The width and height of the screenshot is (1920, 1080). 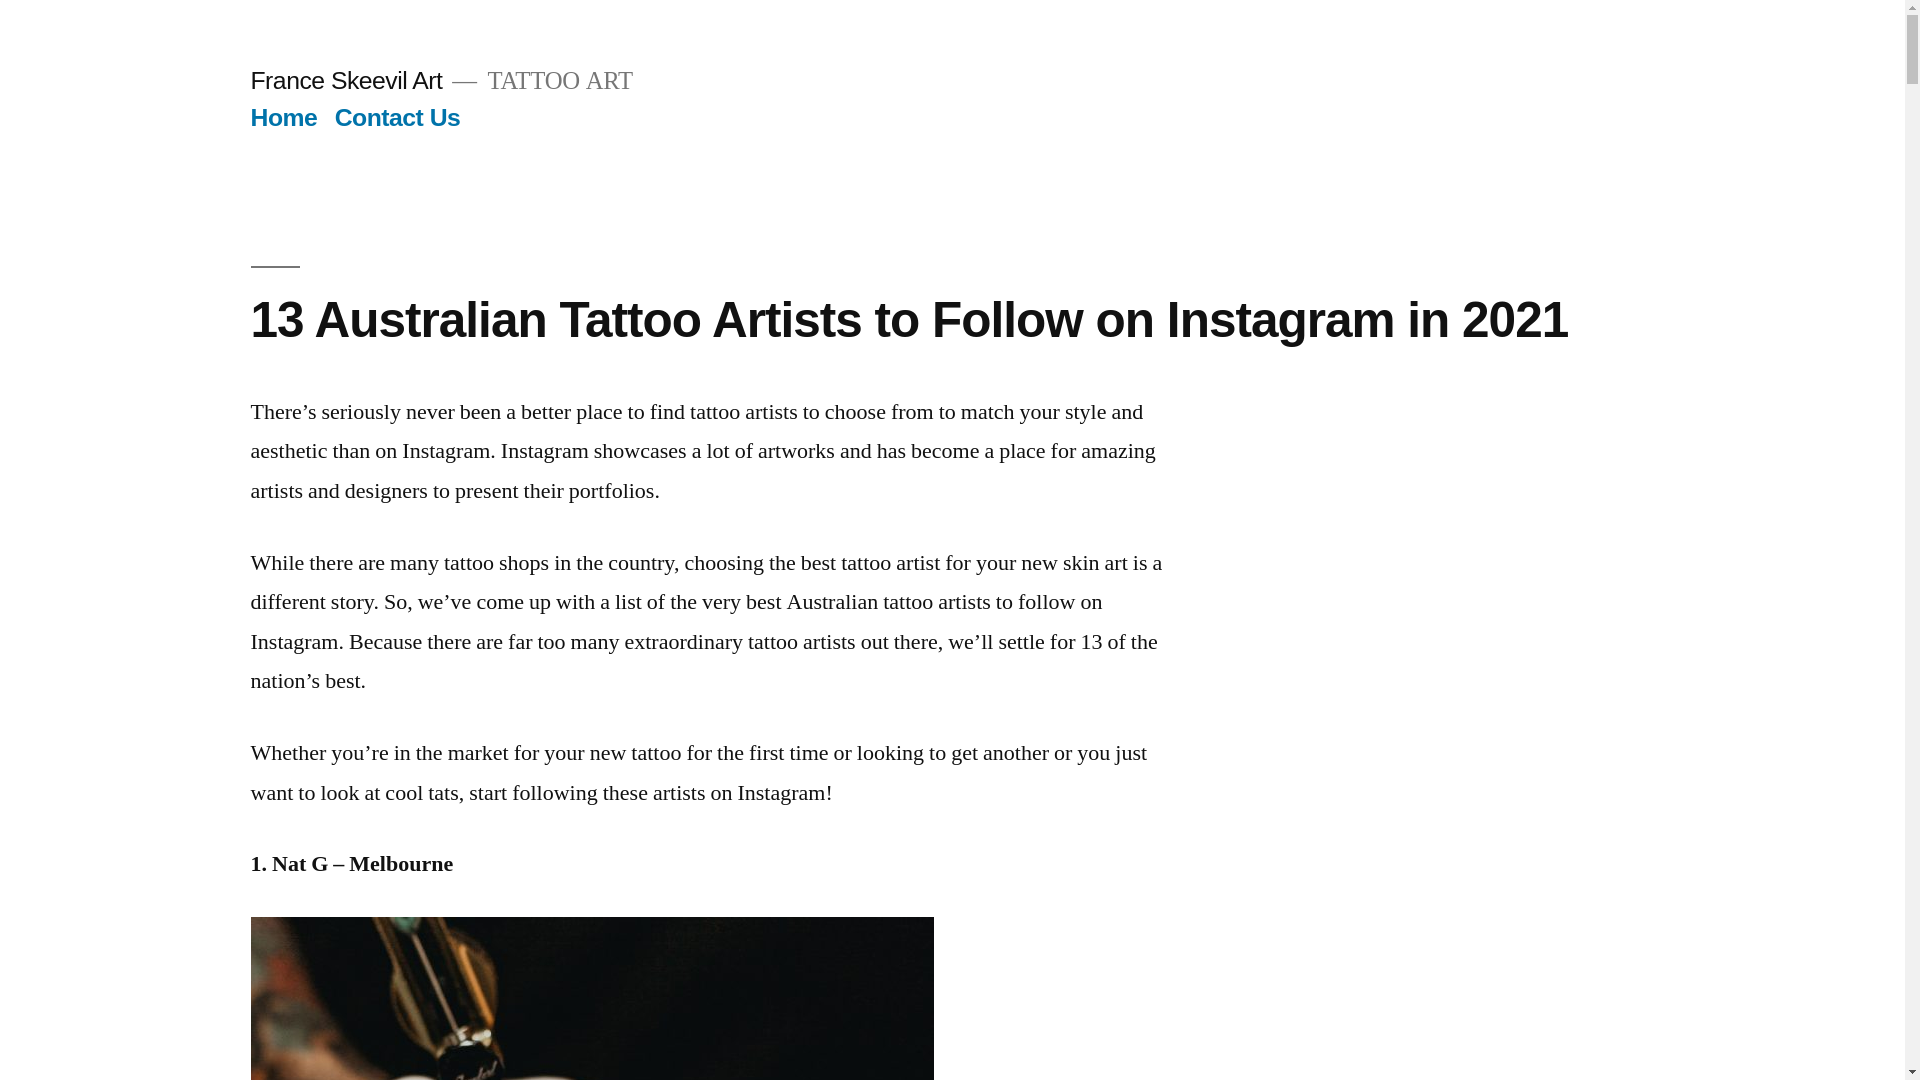 I want to click on '13 Australian Tattoo Artists to Follow on Instagram in 2021', so click(x=907, y=318).